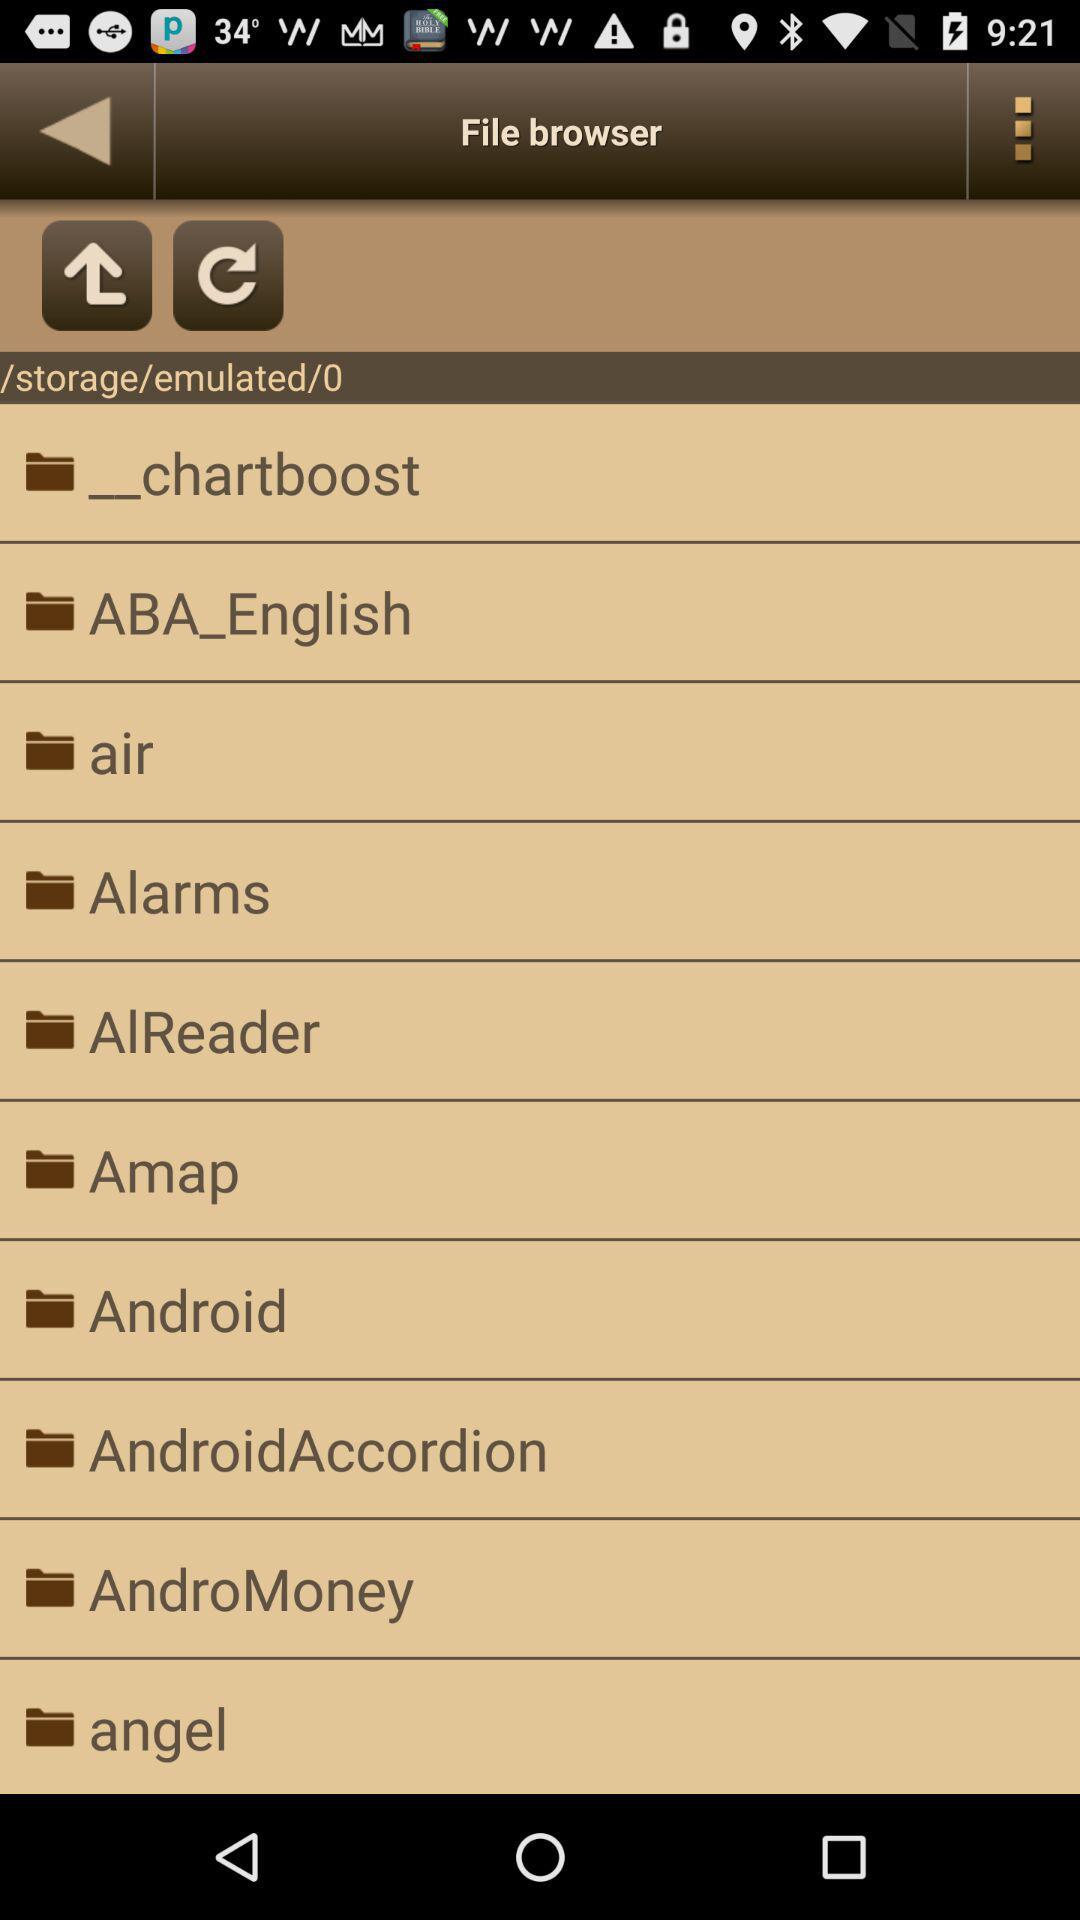  Describe the element at coordinates (75, 130) in the screenshot. I see `go back` at that location.